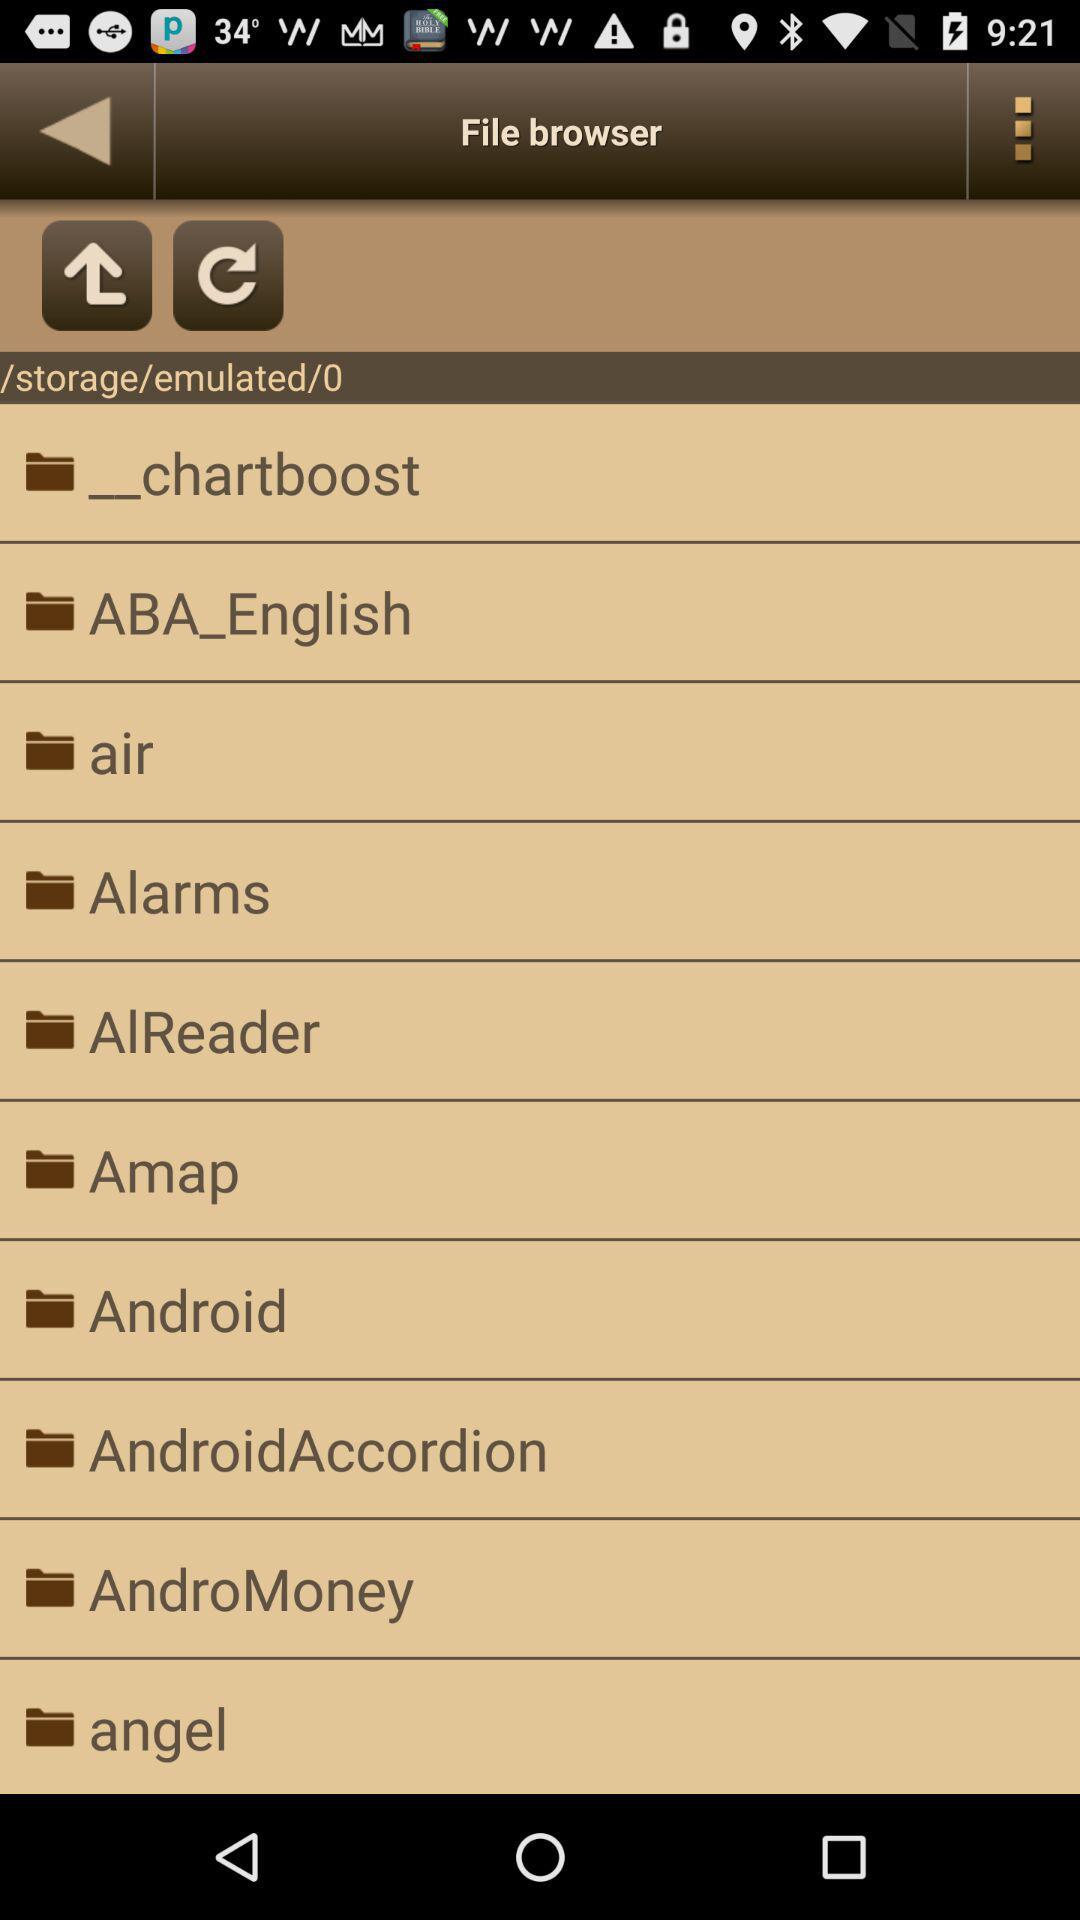  Describe the element at coordinates (75, 130) in the screenshot. I see `go back` at that location.